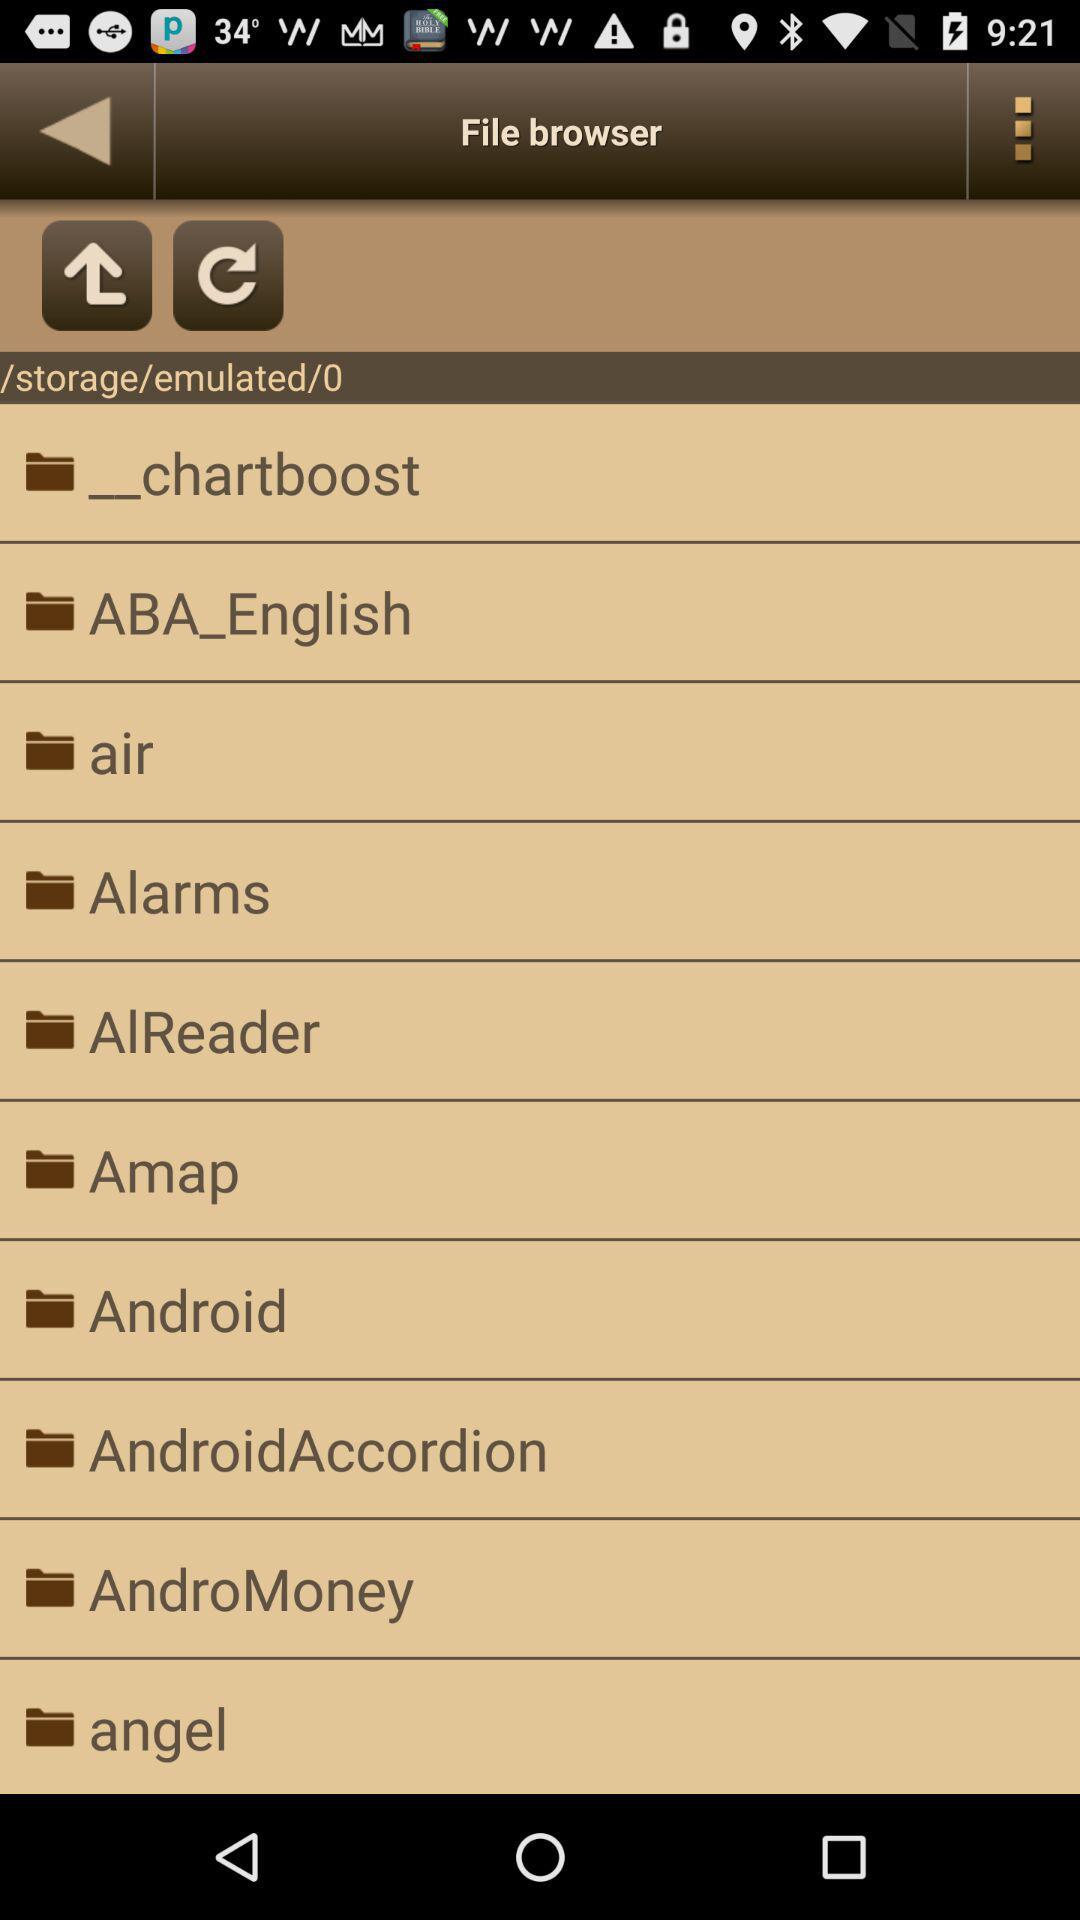  Describe the element at coordinates (75, 130) in the screenshot. I see `go back` at that location.